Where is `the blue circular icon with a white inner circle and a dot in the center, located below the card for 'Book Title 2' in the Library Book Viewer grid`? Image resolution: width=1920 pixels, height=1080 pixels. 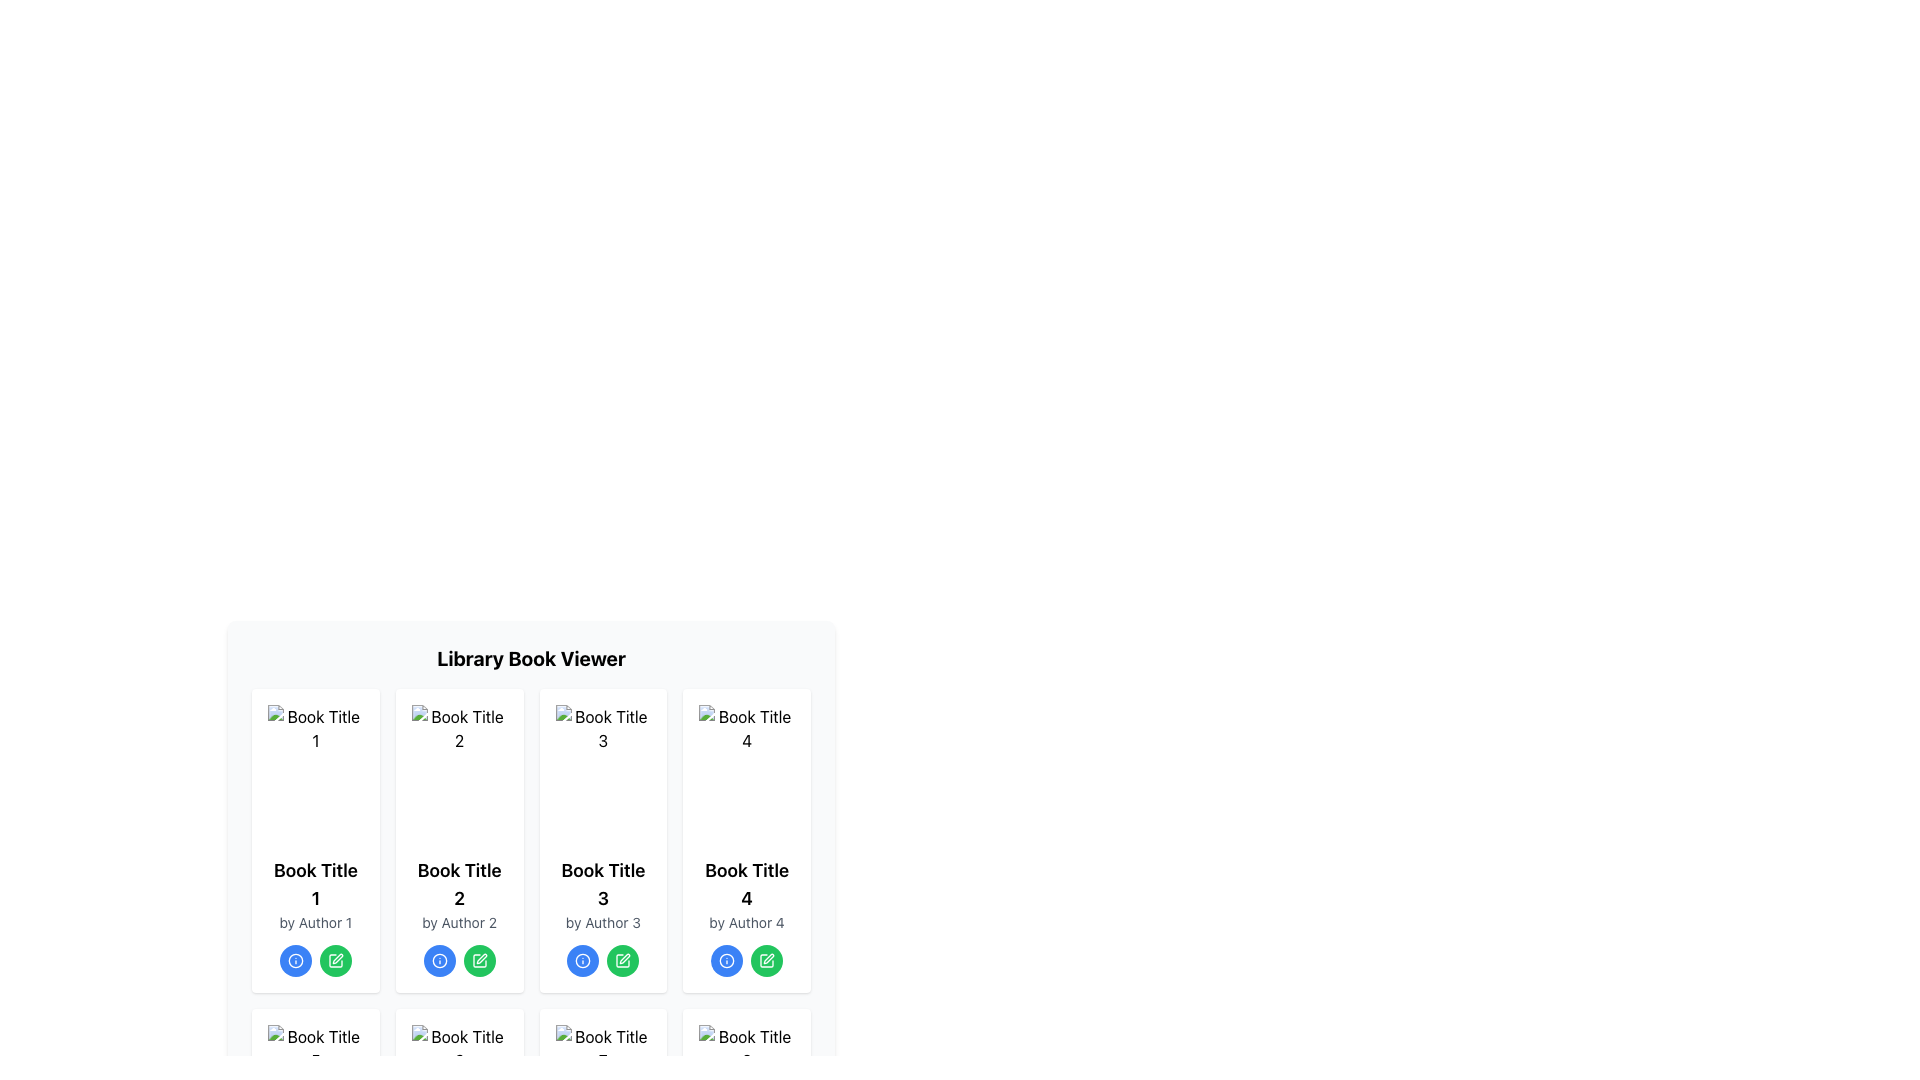 the blue circular icon with a white inner circle and a dot in the center, located below the card for 'Book Title 2' in the Library Book Viewer grid is located at coordinates (438, 959).